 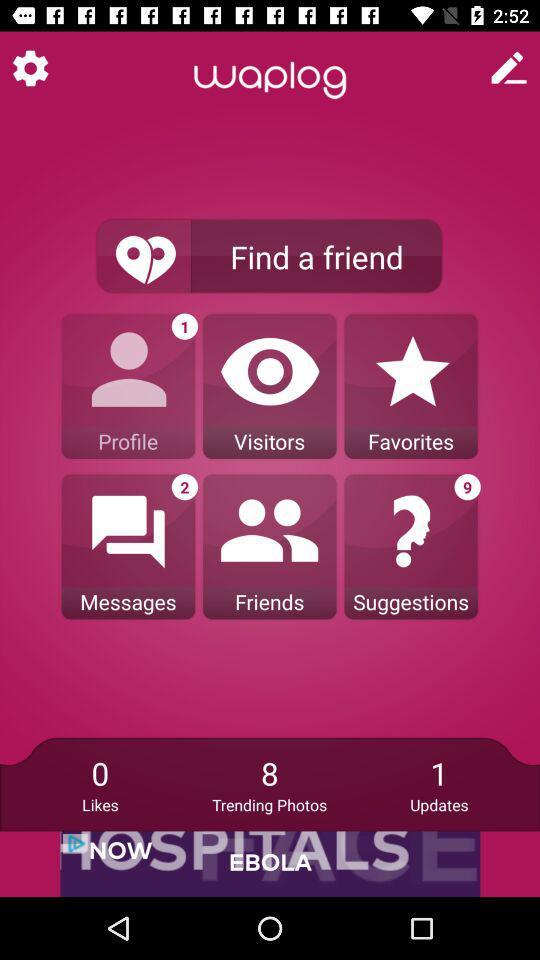 What do you see at coordinates (29, 68) in the screenshot?
I see `setting` at bounding box center [29, 68].